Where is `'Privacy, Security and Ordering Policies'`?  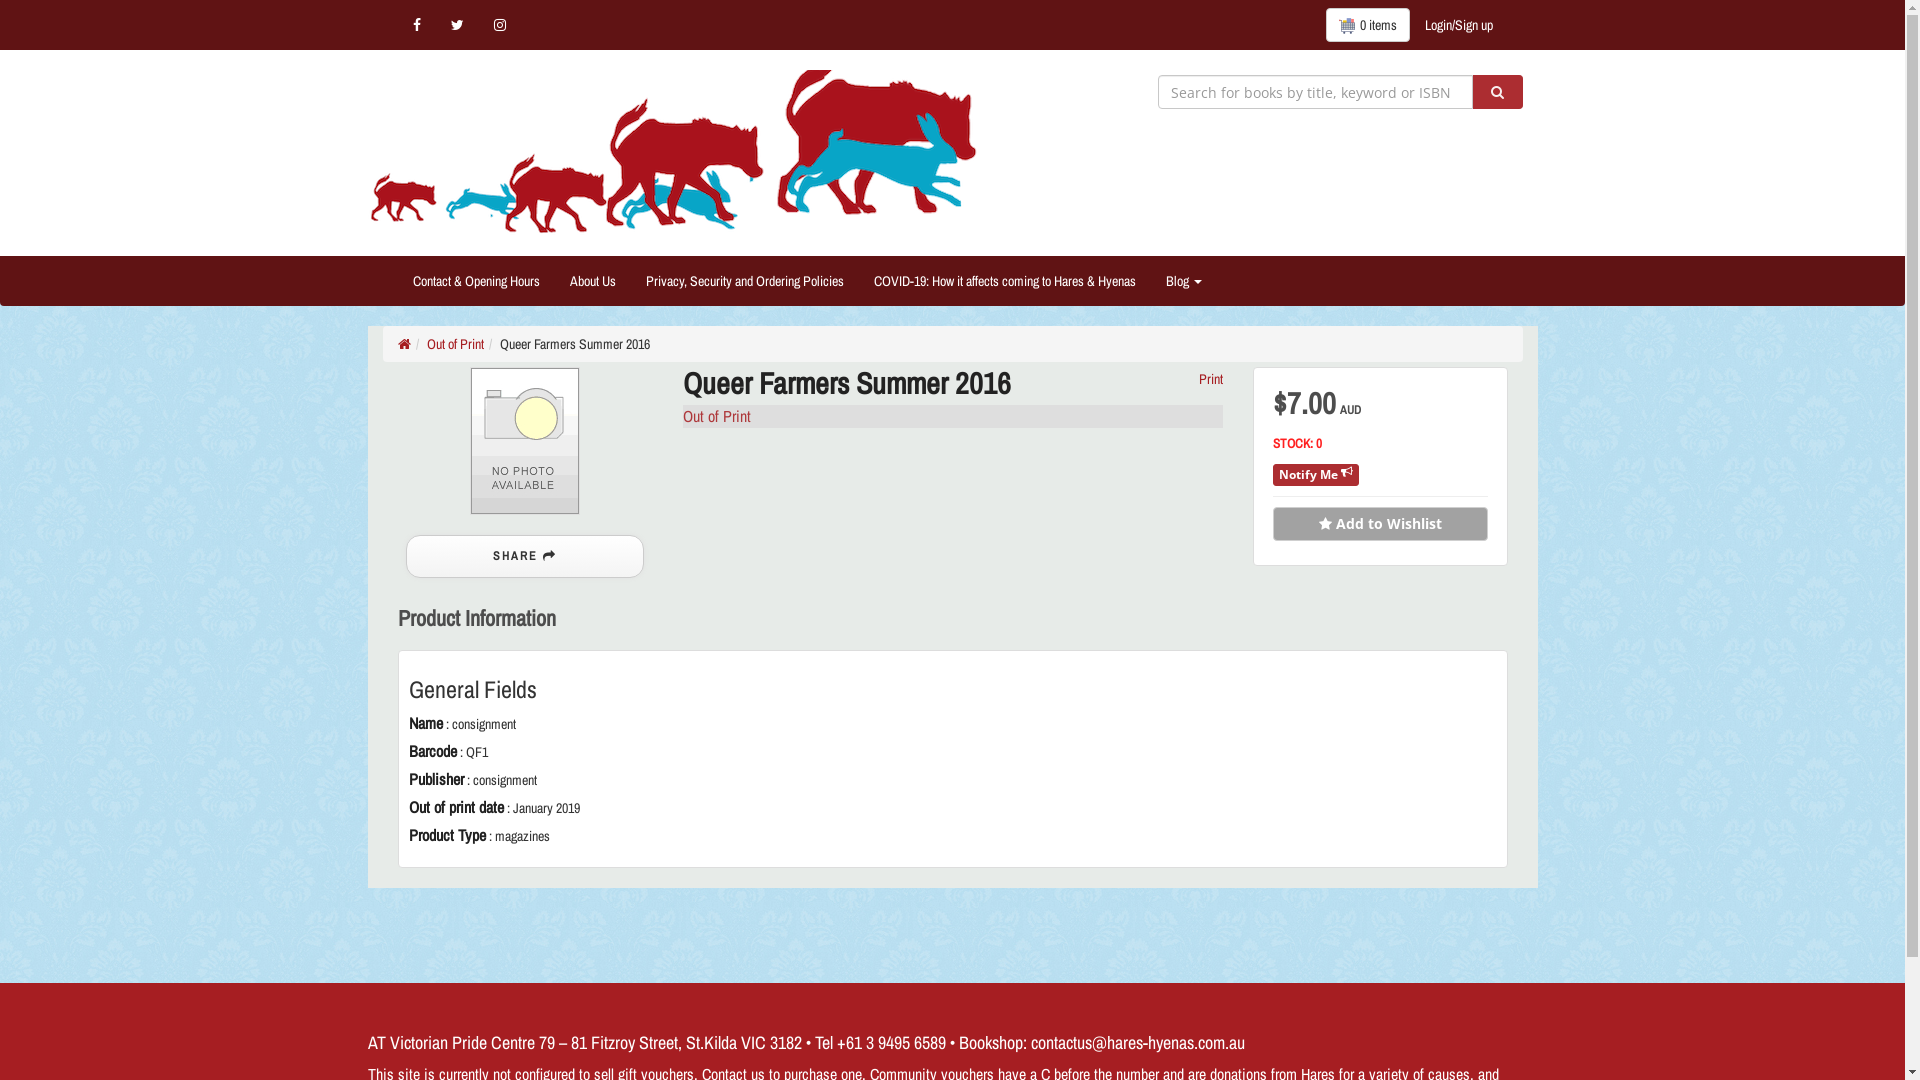
'Privacy, Security and Ordering Policies' is located at coordinates (628, 281).